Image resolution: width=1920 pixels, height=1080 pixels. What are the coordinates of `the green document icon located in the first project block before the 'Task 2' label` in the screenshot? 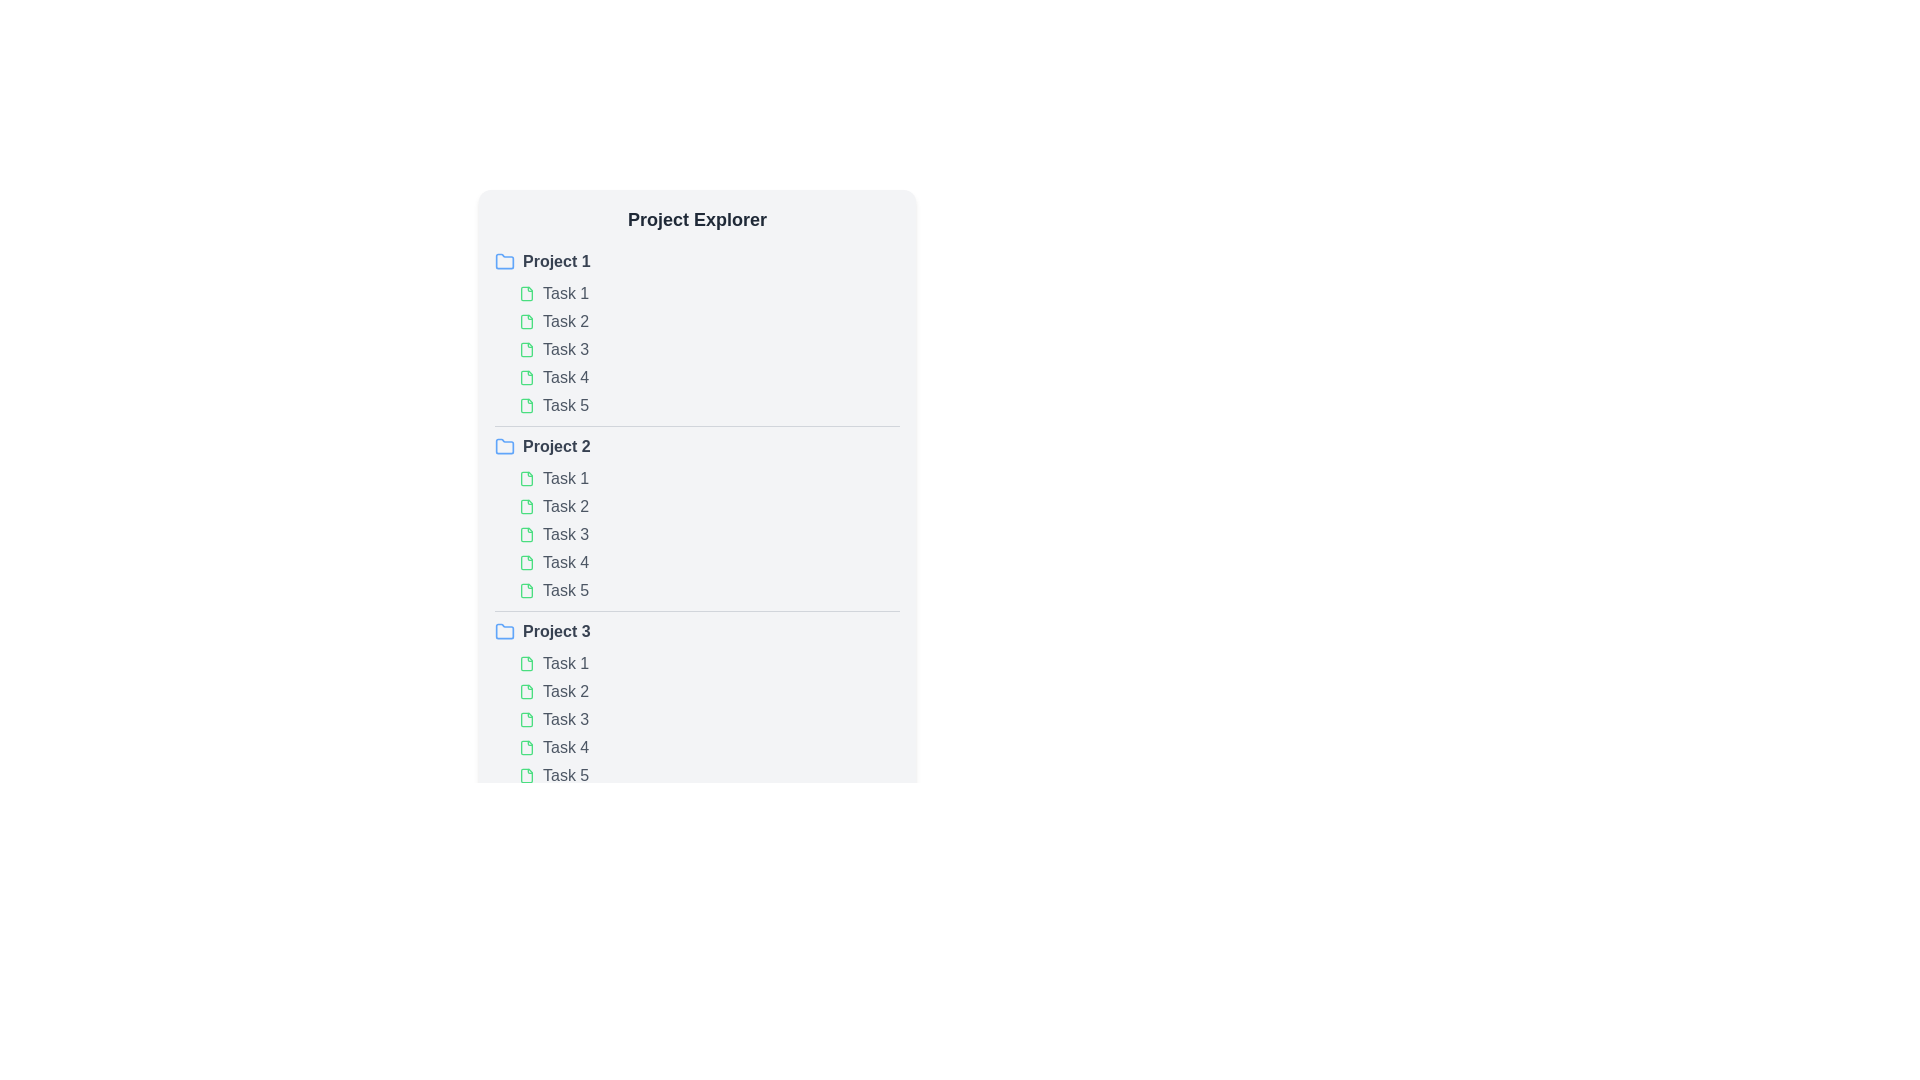 It's located at (527, 320).